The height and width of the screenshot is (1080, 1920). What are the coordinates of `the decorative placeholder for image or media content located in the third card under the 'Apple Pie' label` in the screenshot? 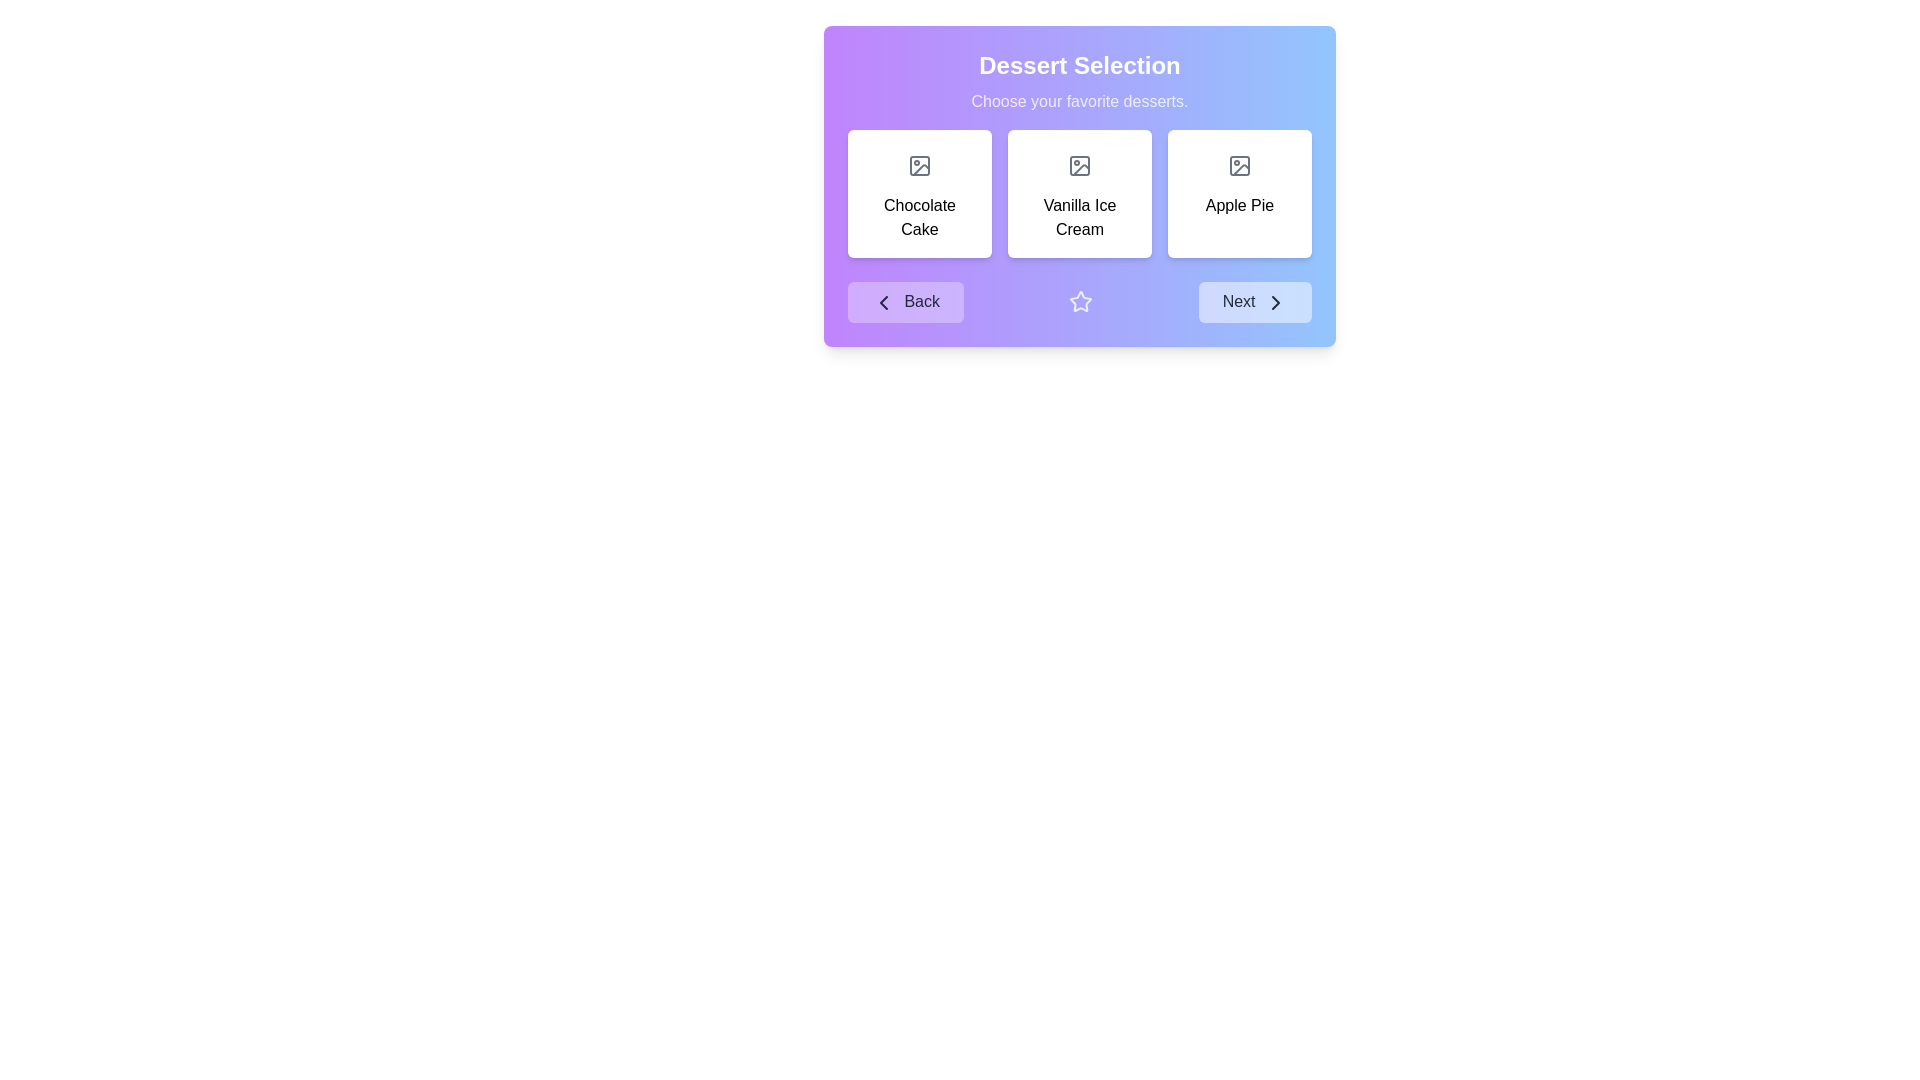 It's located at (1238, 164).